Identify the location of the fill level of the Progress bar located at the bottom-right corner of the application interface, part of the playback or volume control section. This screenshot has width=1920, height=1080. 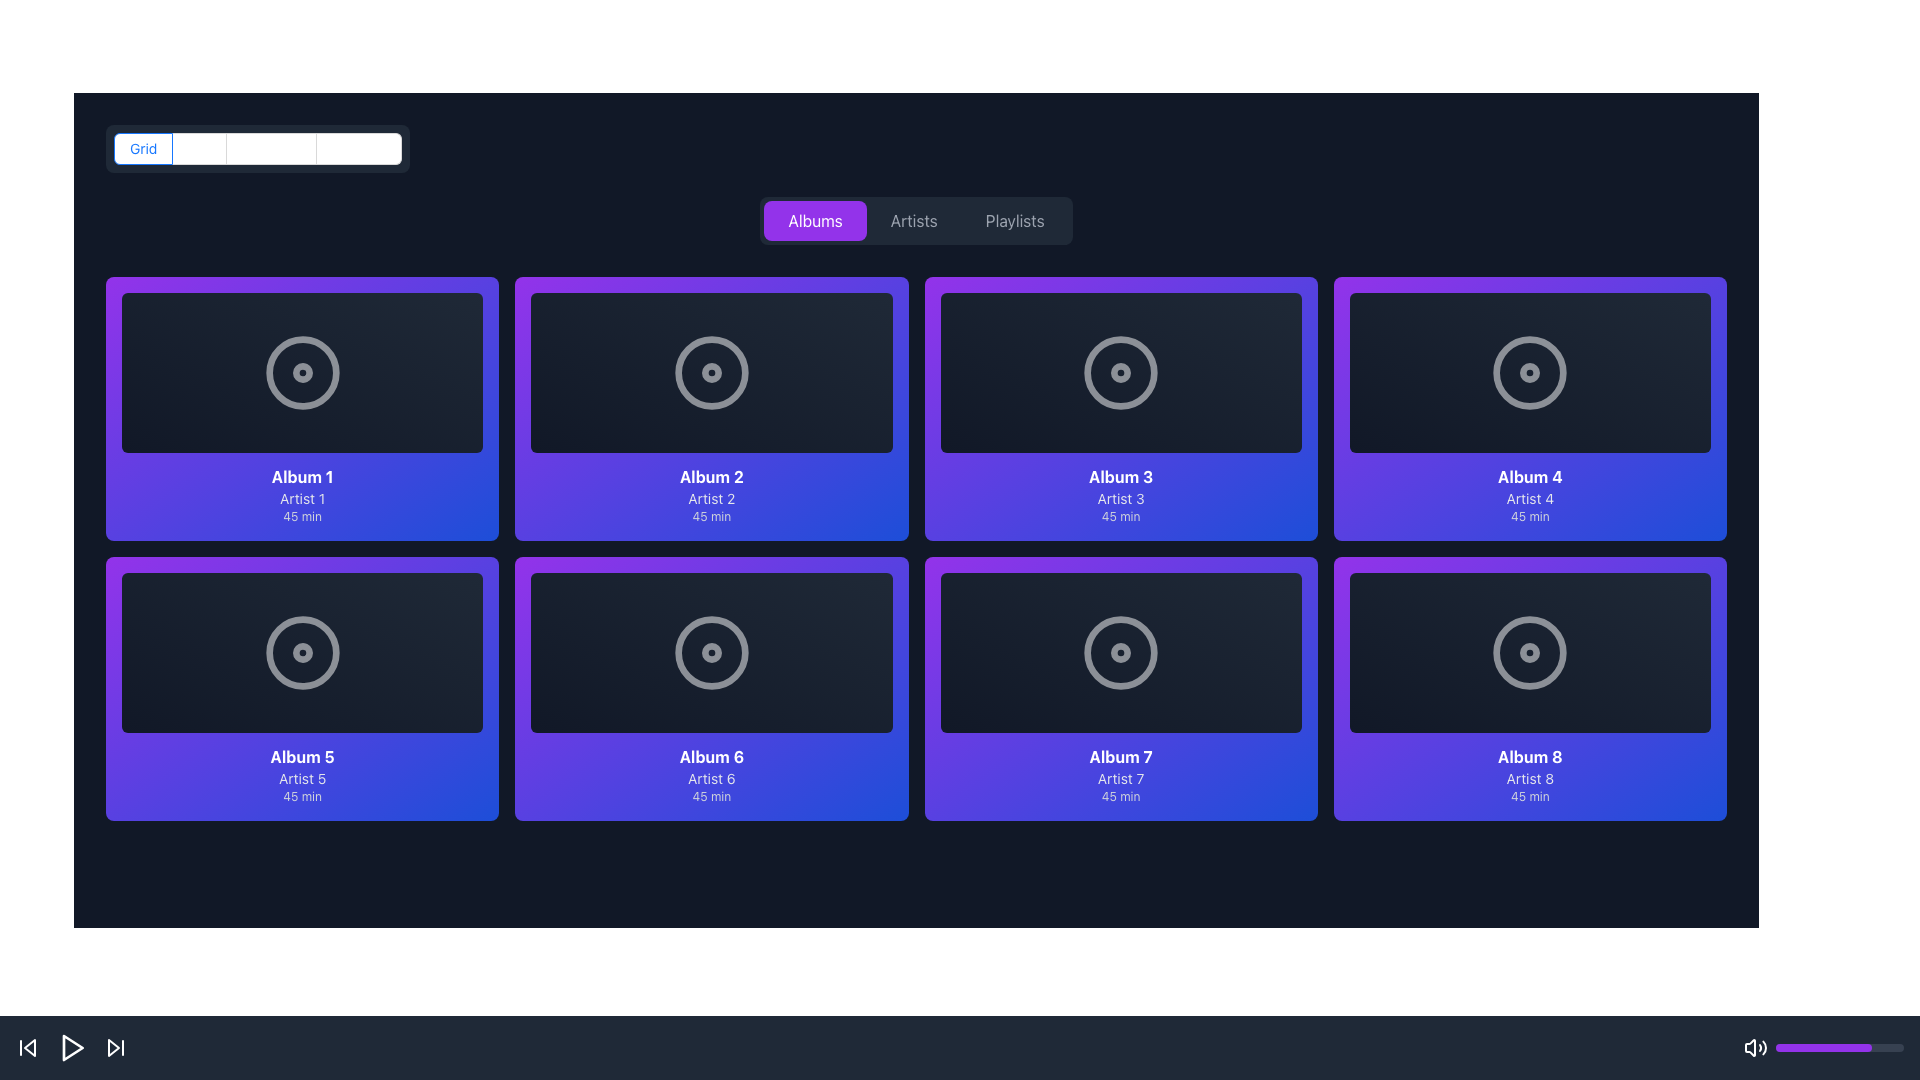
(1839, 1047).